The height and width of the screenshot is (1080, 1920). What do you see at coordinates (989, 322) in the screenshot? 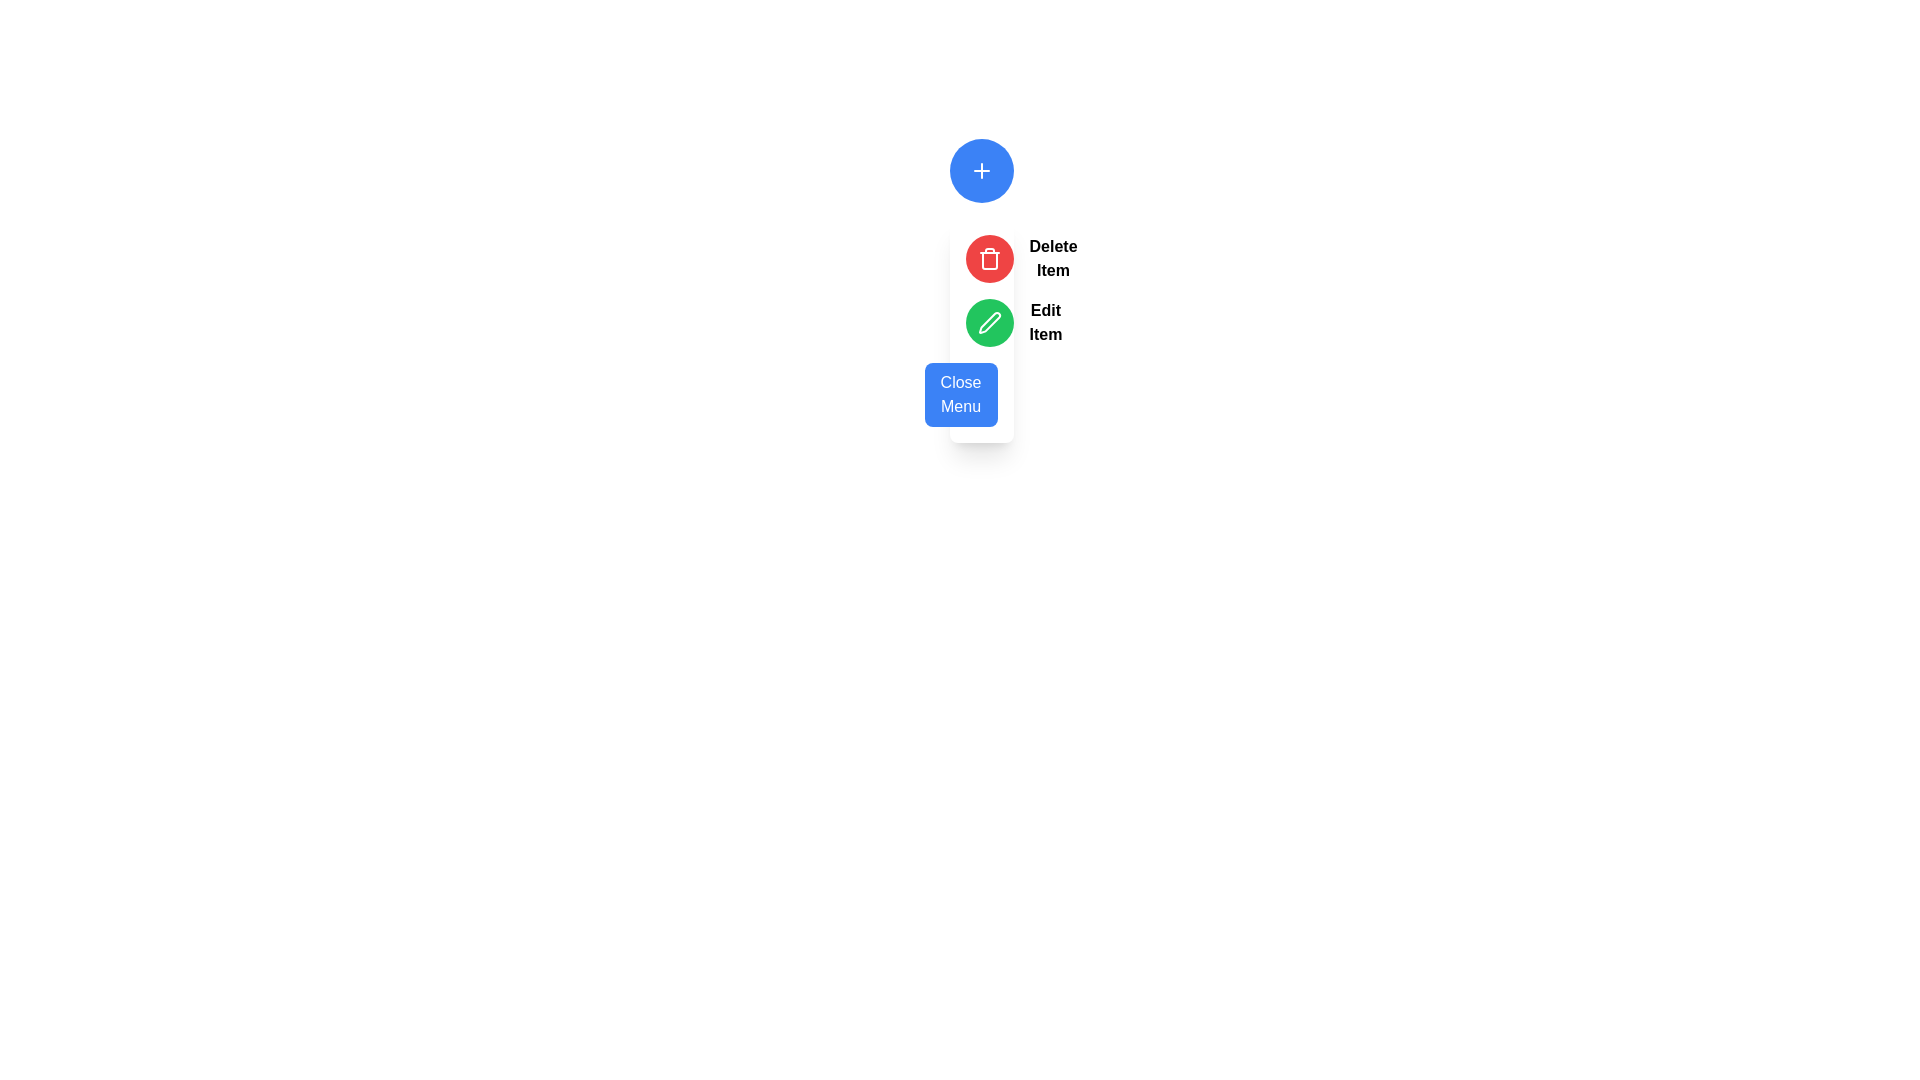
I see `the circular green icon button located in the vertical menu interface` at bounding box center [989, 322].